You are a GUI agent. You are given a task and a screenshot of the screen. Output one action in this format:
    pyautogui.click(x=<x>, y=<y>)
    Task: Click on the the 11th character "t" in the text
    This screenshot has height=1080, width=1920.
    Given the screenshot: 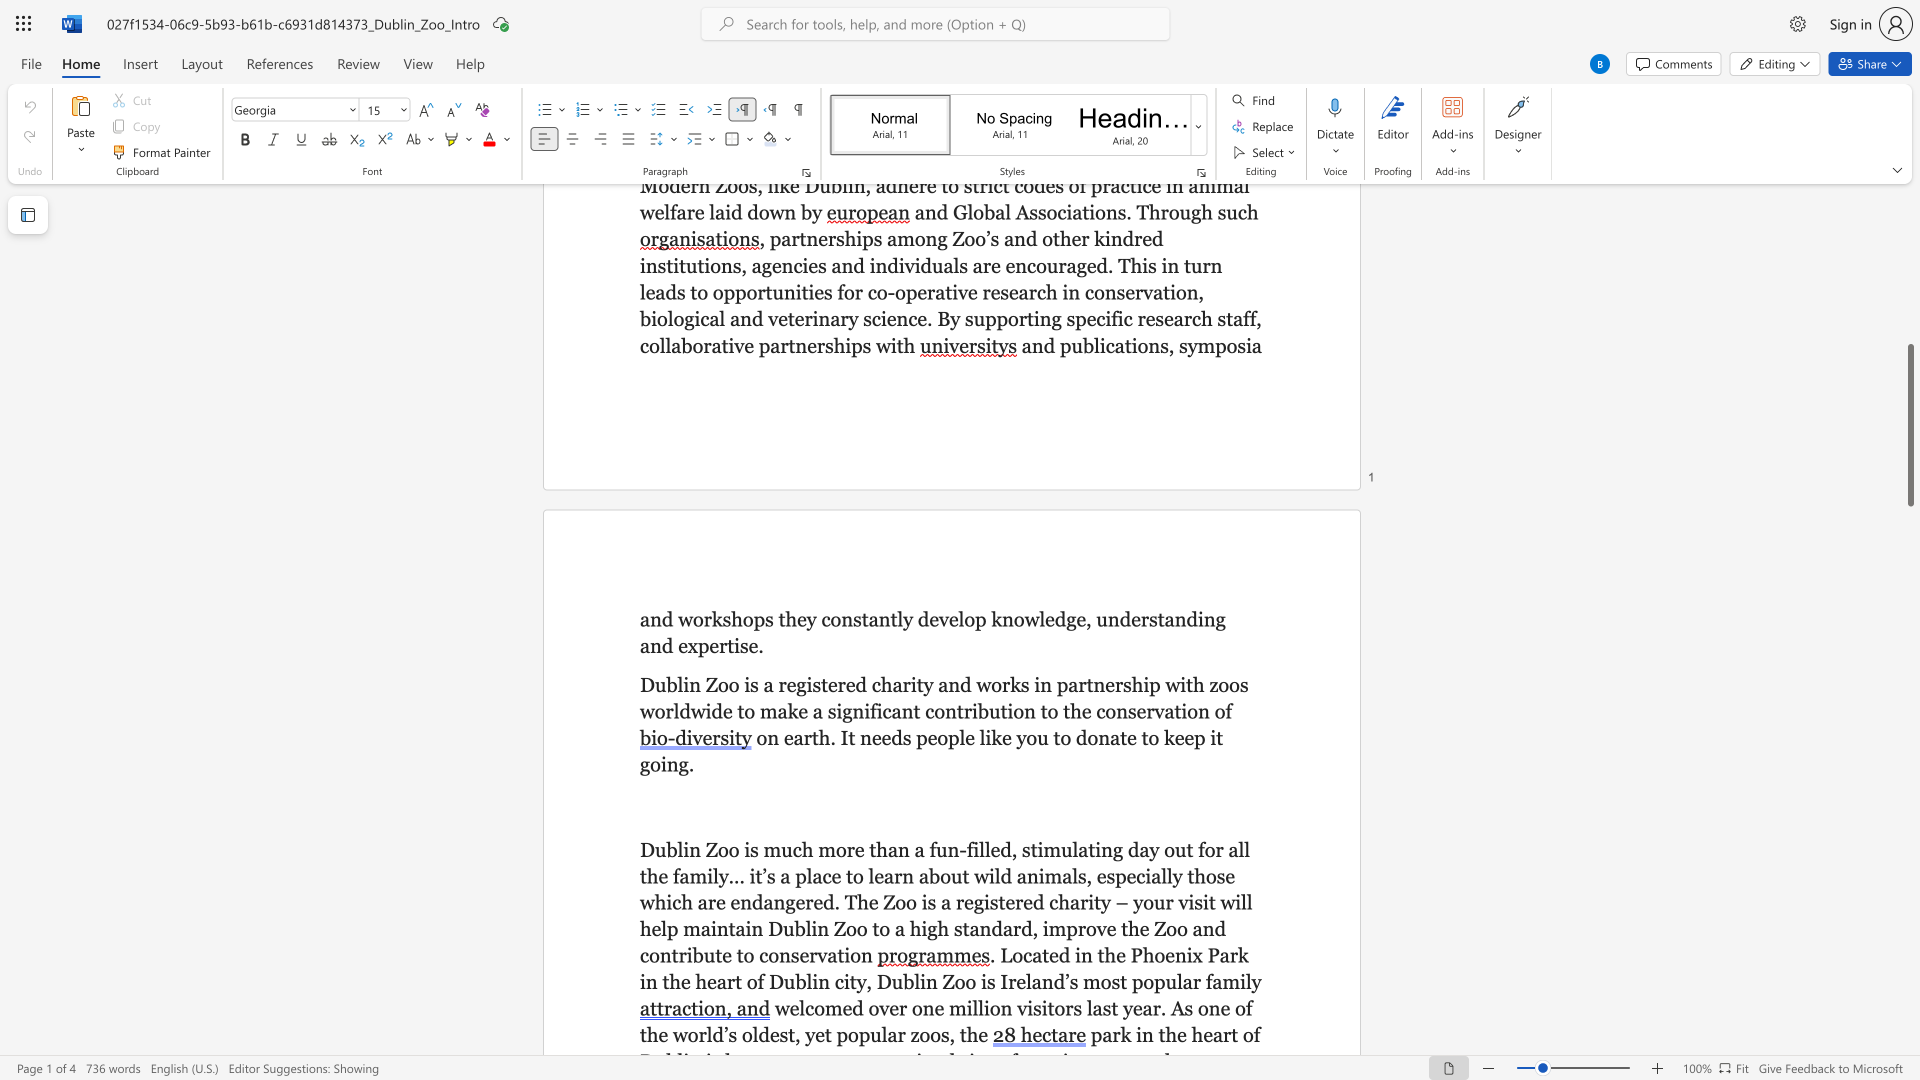 What is the action you would take?
    pyautogui.click(x=1177, y=710)
    